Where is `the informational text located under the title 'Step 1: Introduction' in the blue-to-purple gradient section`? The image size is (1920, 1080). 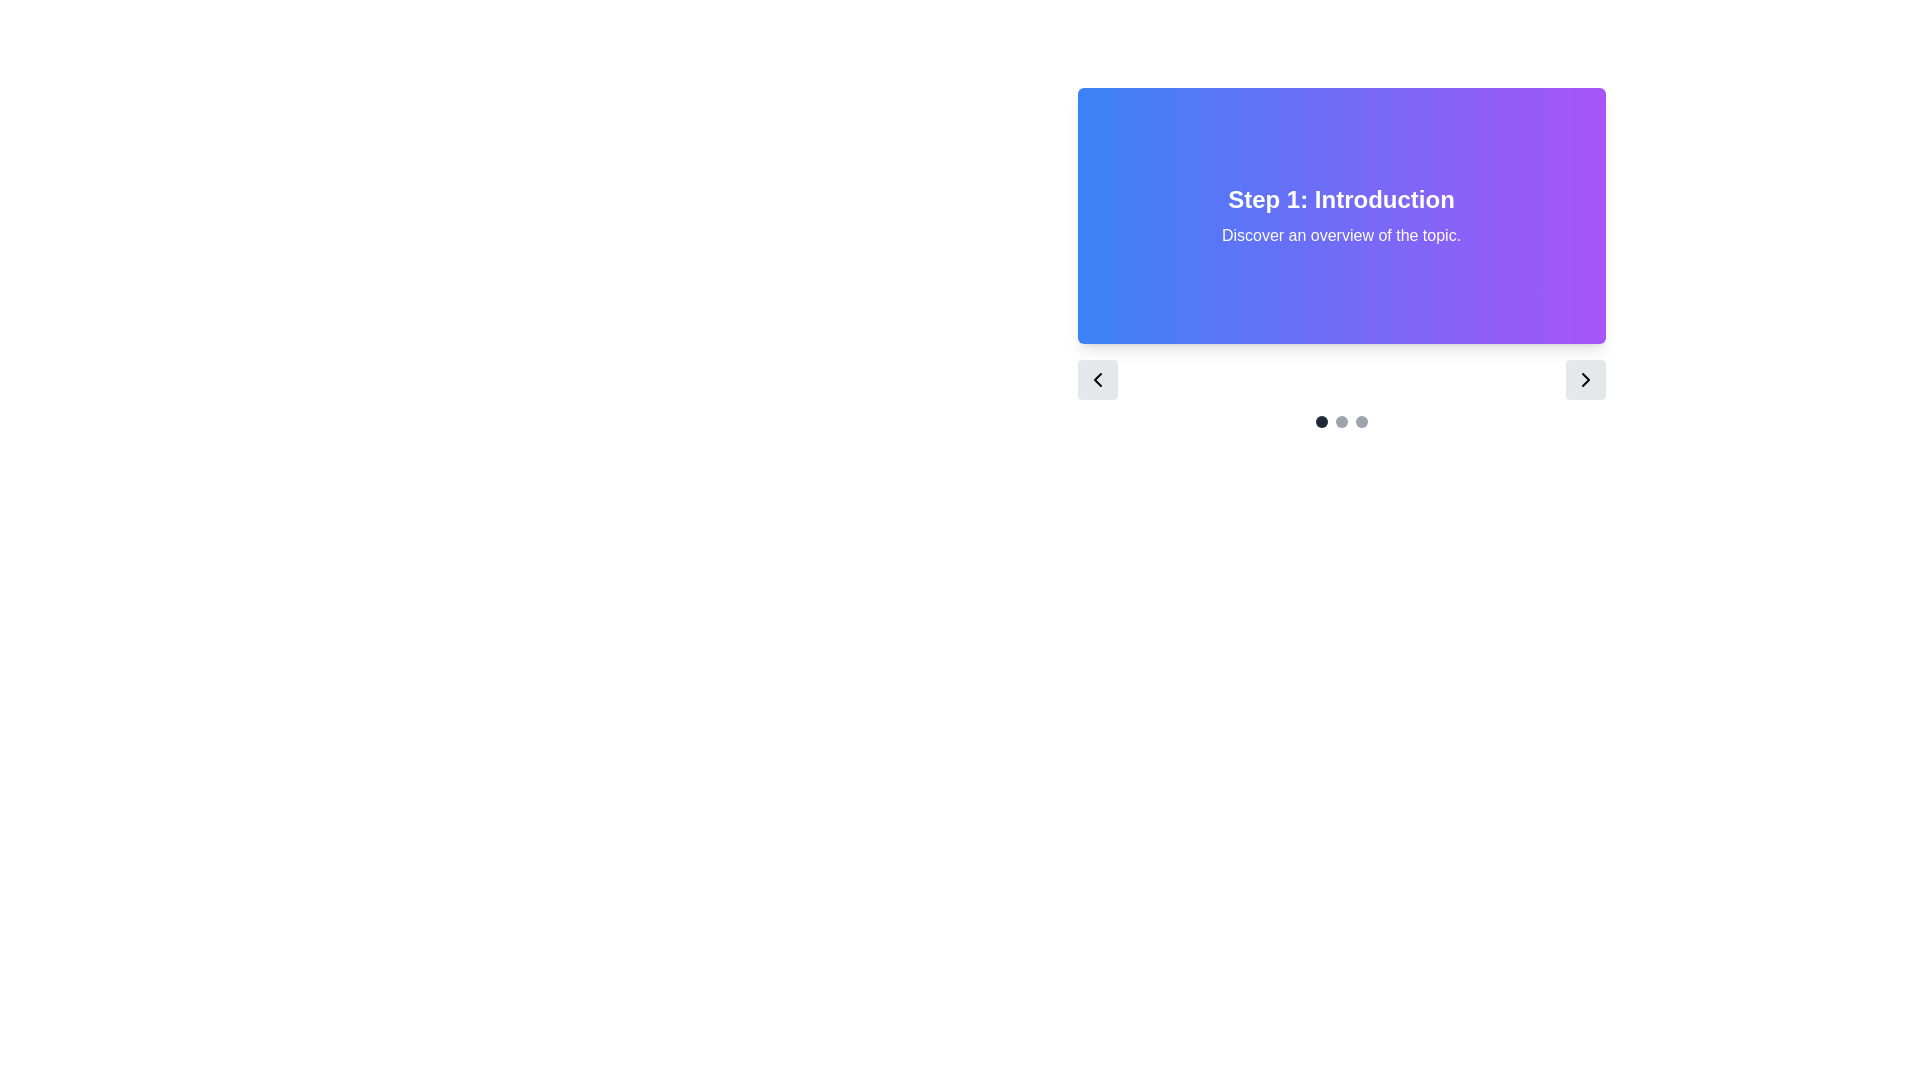
the informational text located under the title 'Step 1: Introduction' in the blue-to-purple gradient section is located at coordinates (1341, 234).